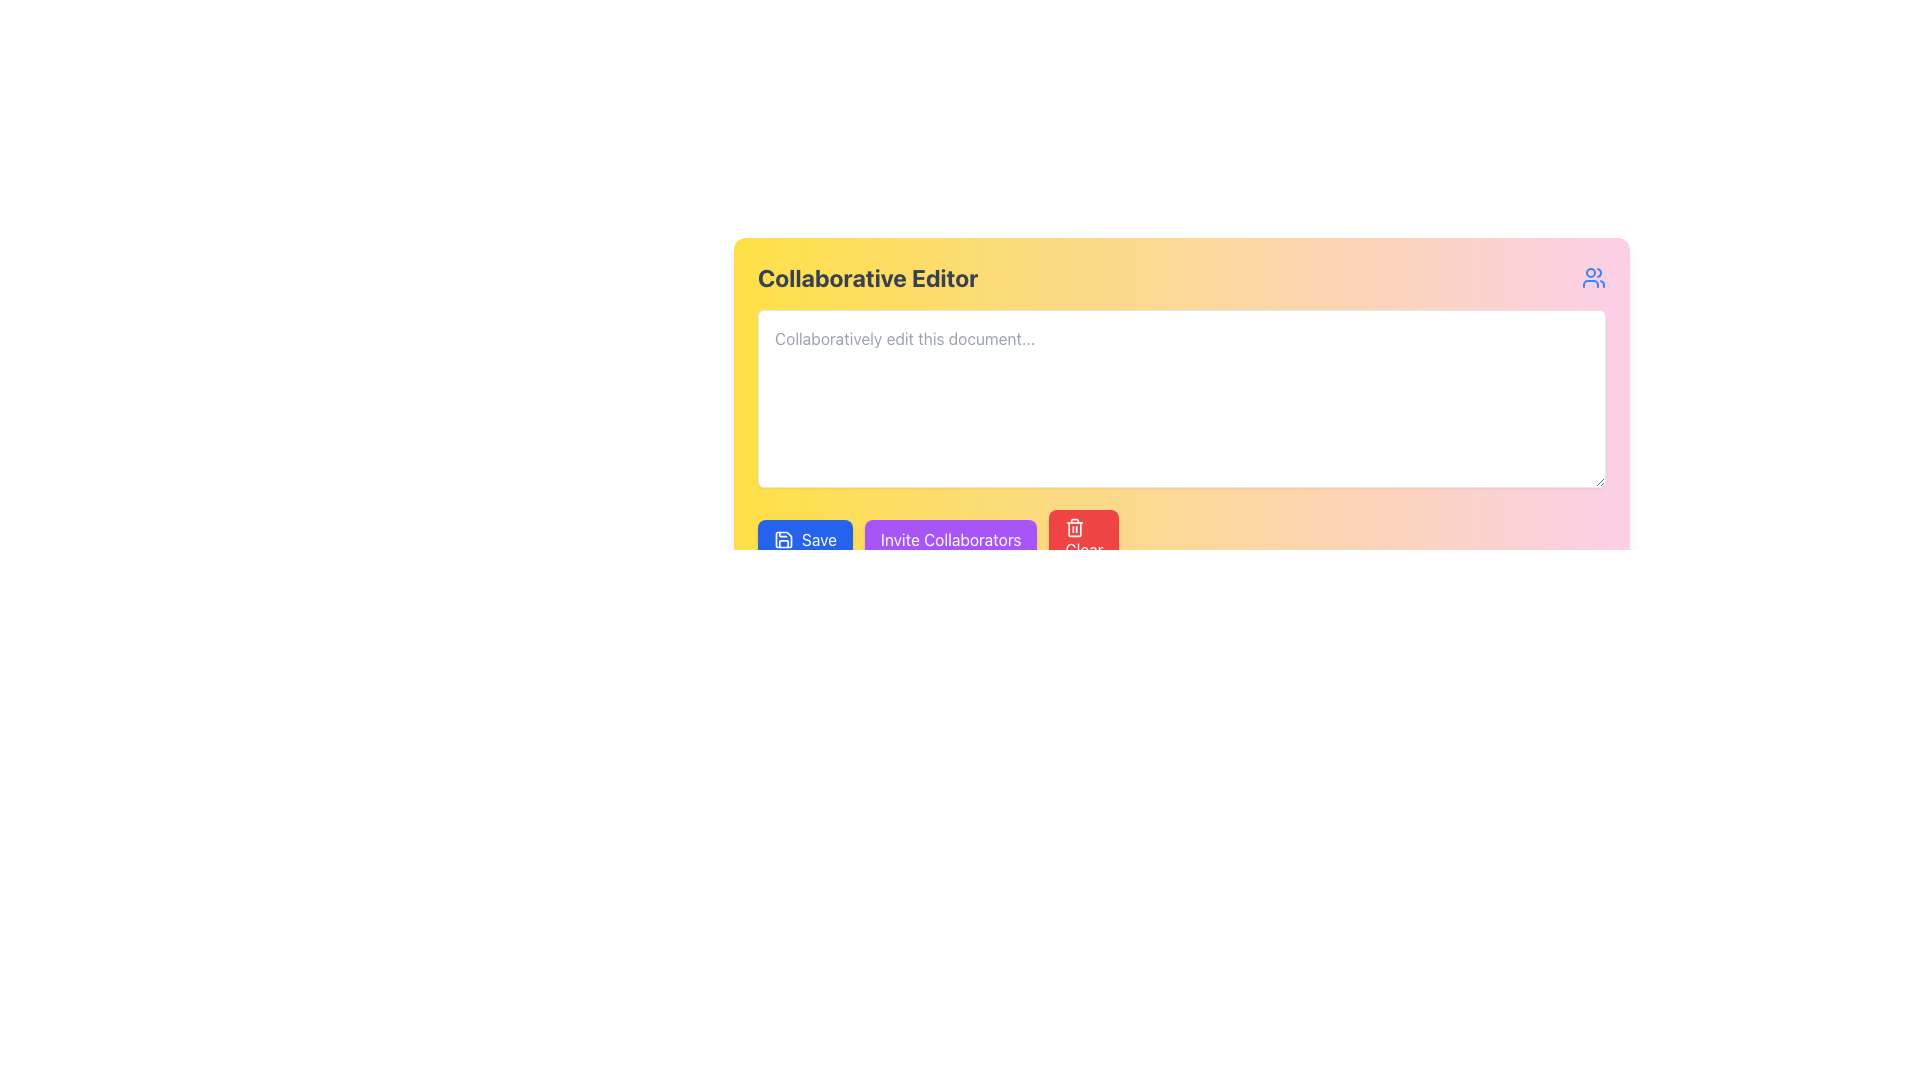  Describe the element at coordinates (1083, 540) in the screenshot. I see `the 'Clear' button located below the editor text area, which is the third button in the group` at that location.